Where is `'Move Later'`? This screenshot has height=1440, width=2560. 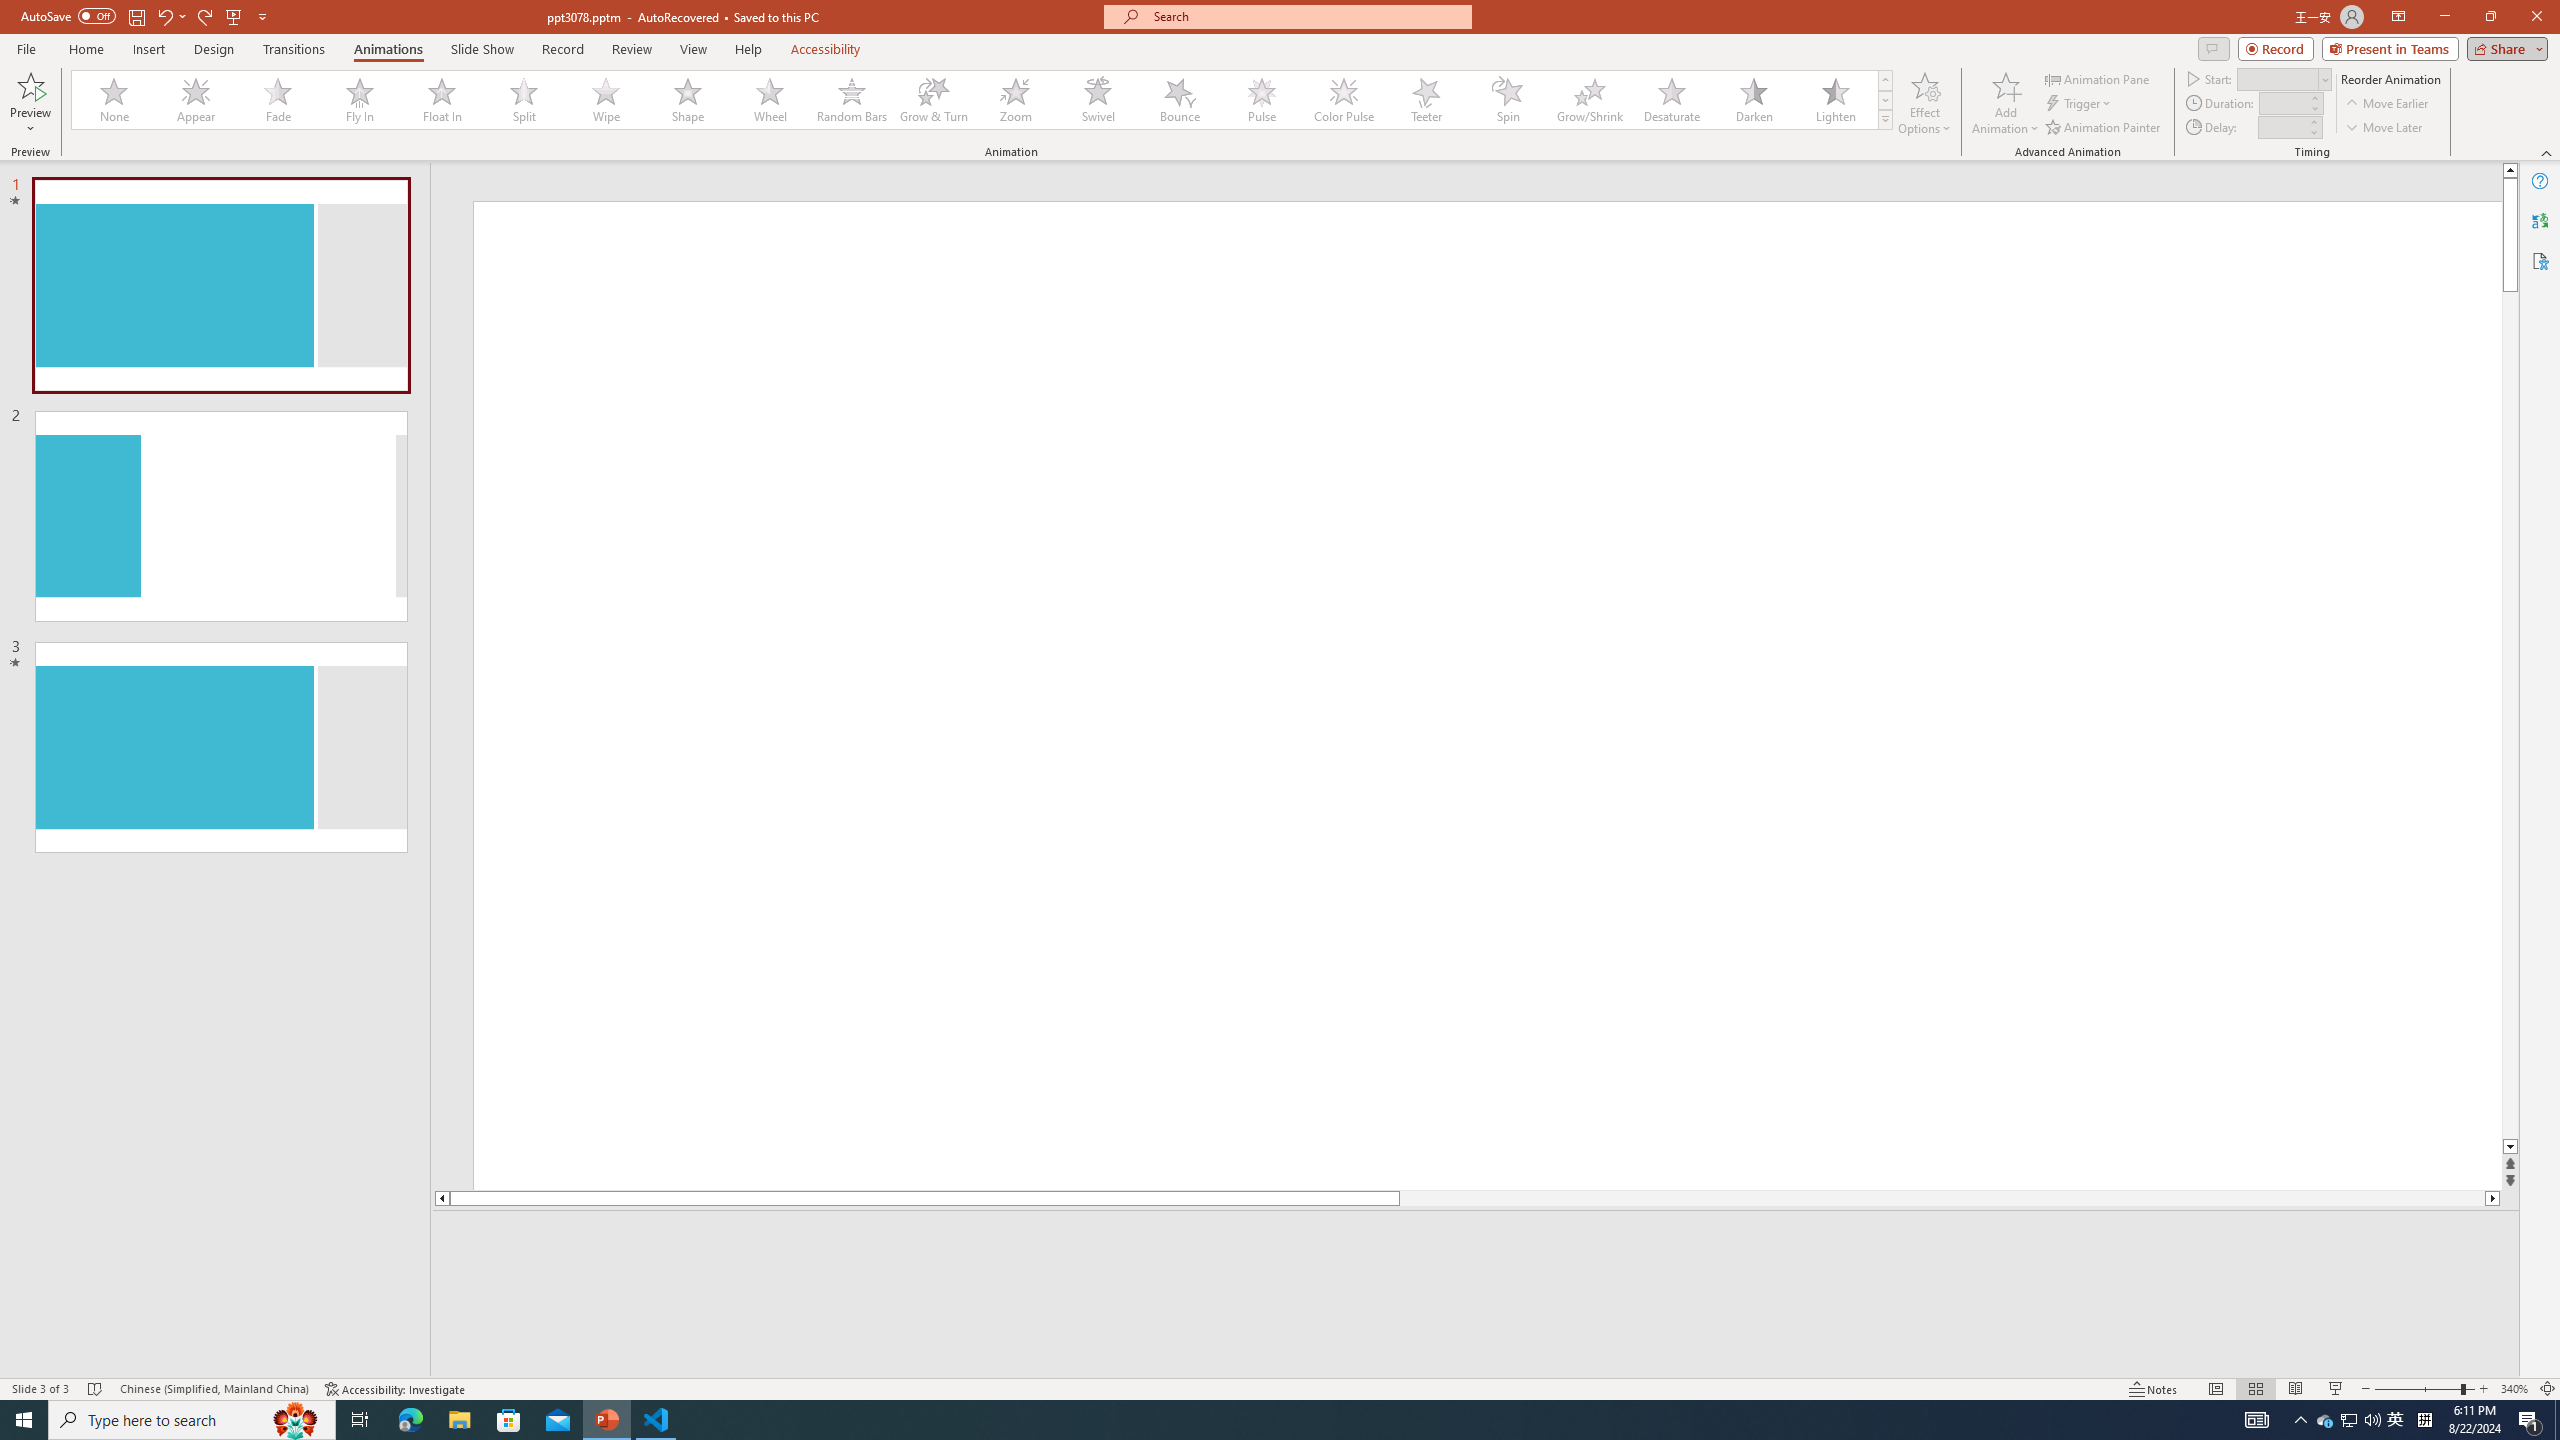
'Move Later' is located at coordinates (2384, 127).